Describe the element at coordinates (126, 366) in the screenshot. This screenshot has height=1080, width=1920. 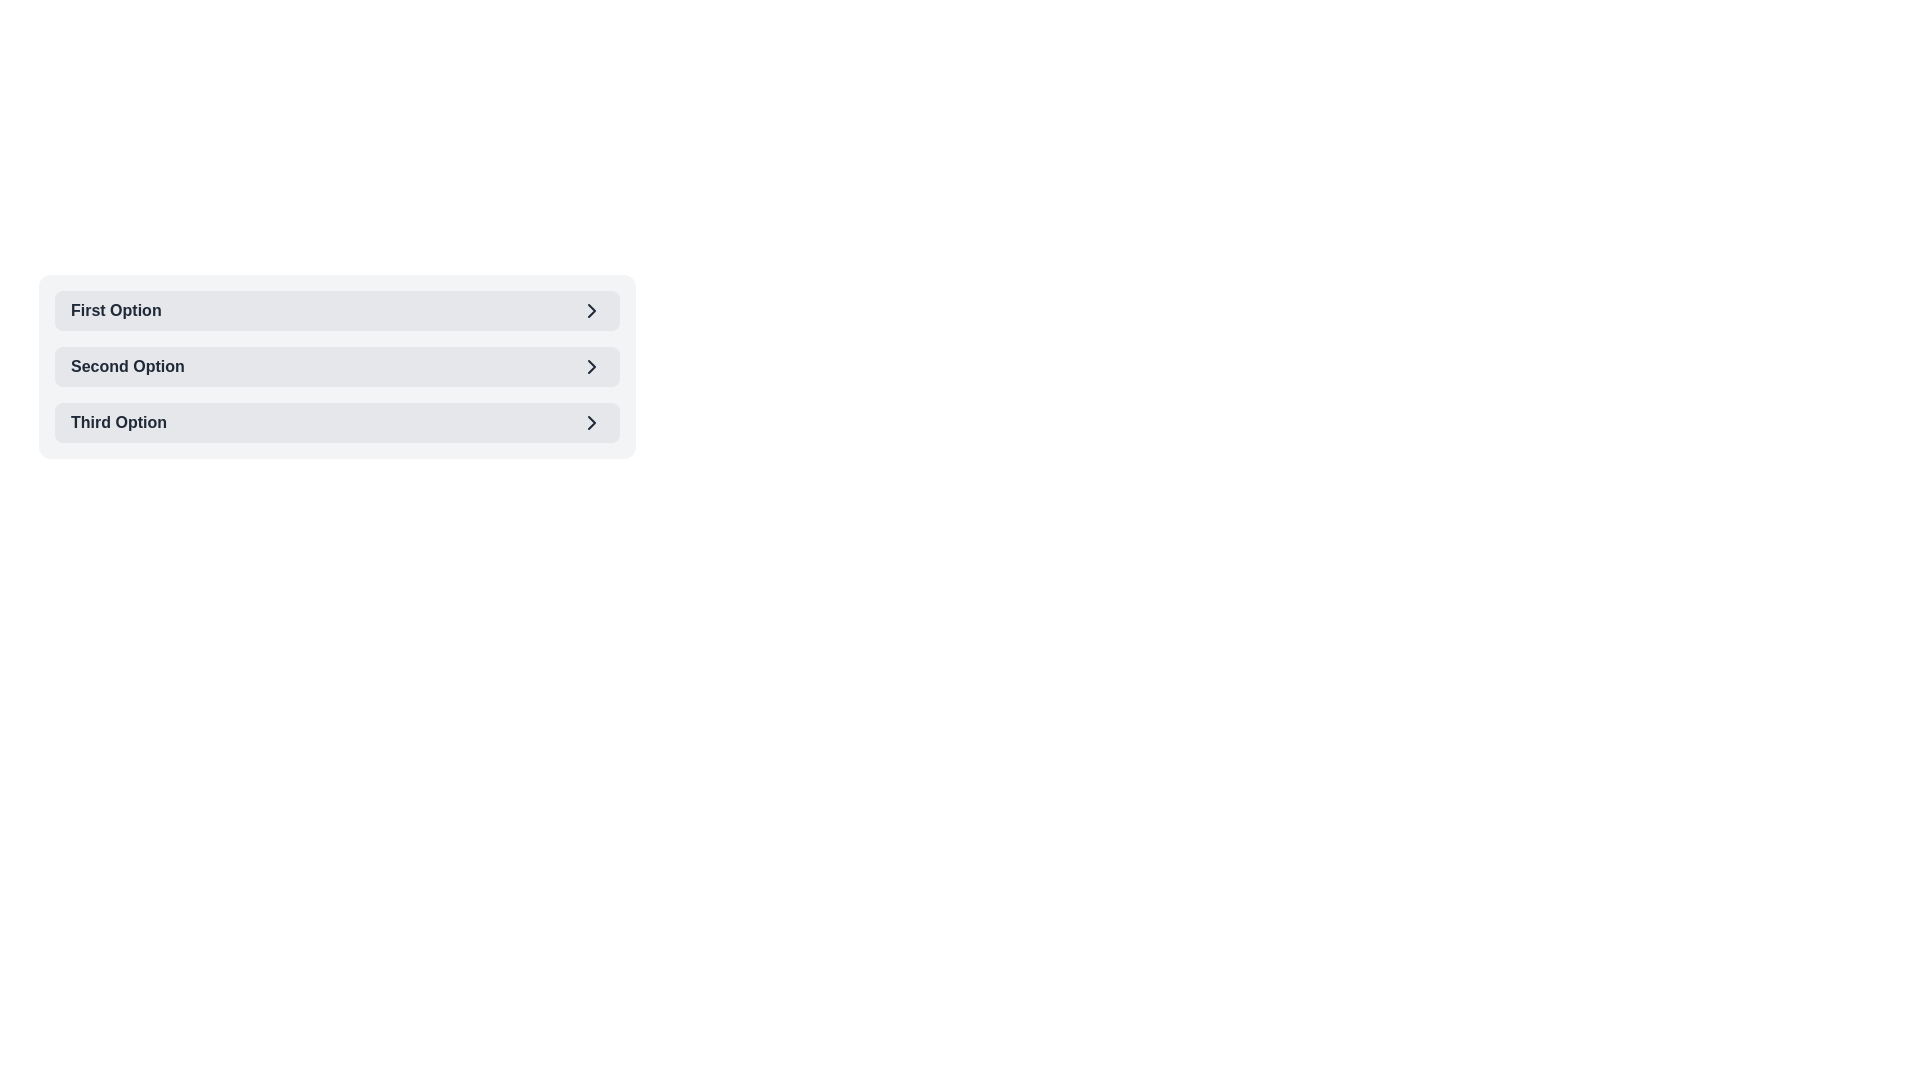
I see `the text label for the 'Second Option' in the vertically aligned menu, which helps users identify and select this specific choice` at that location.